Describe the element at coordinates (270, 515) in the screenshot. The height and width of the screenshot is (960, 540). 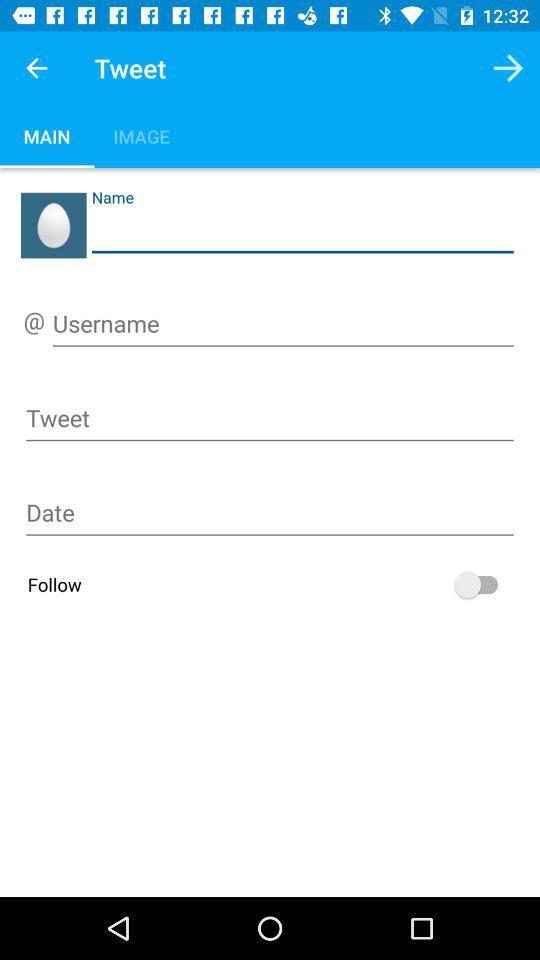
I see `advertisement` at that location.